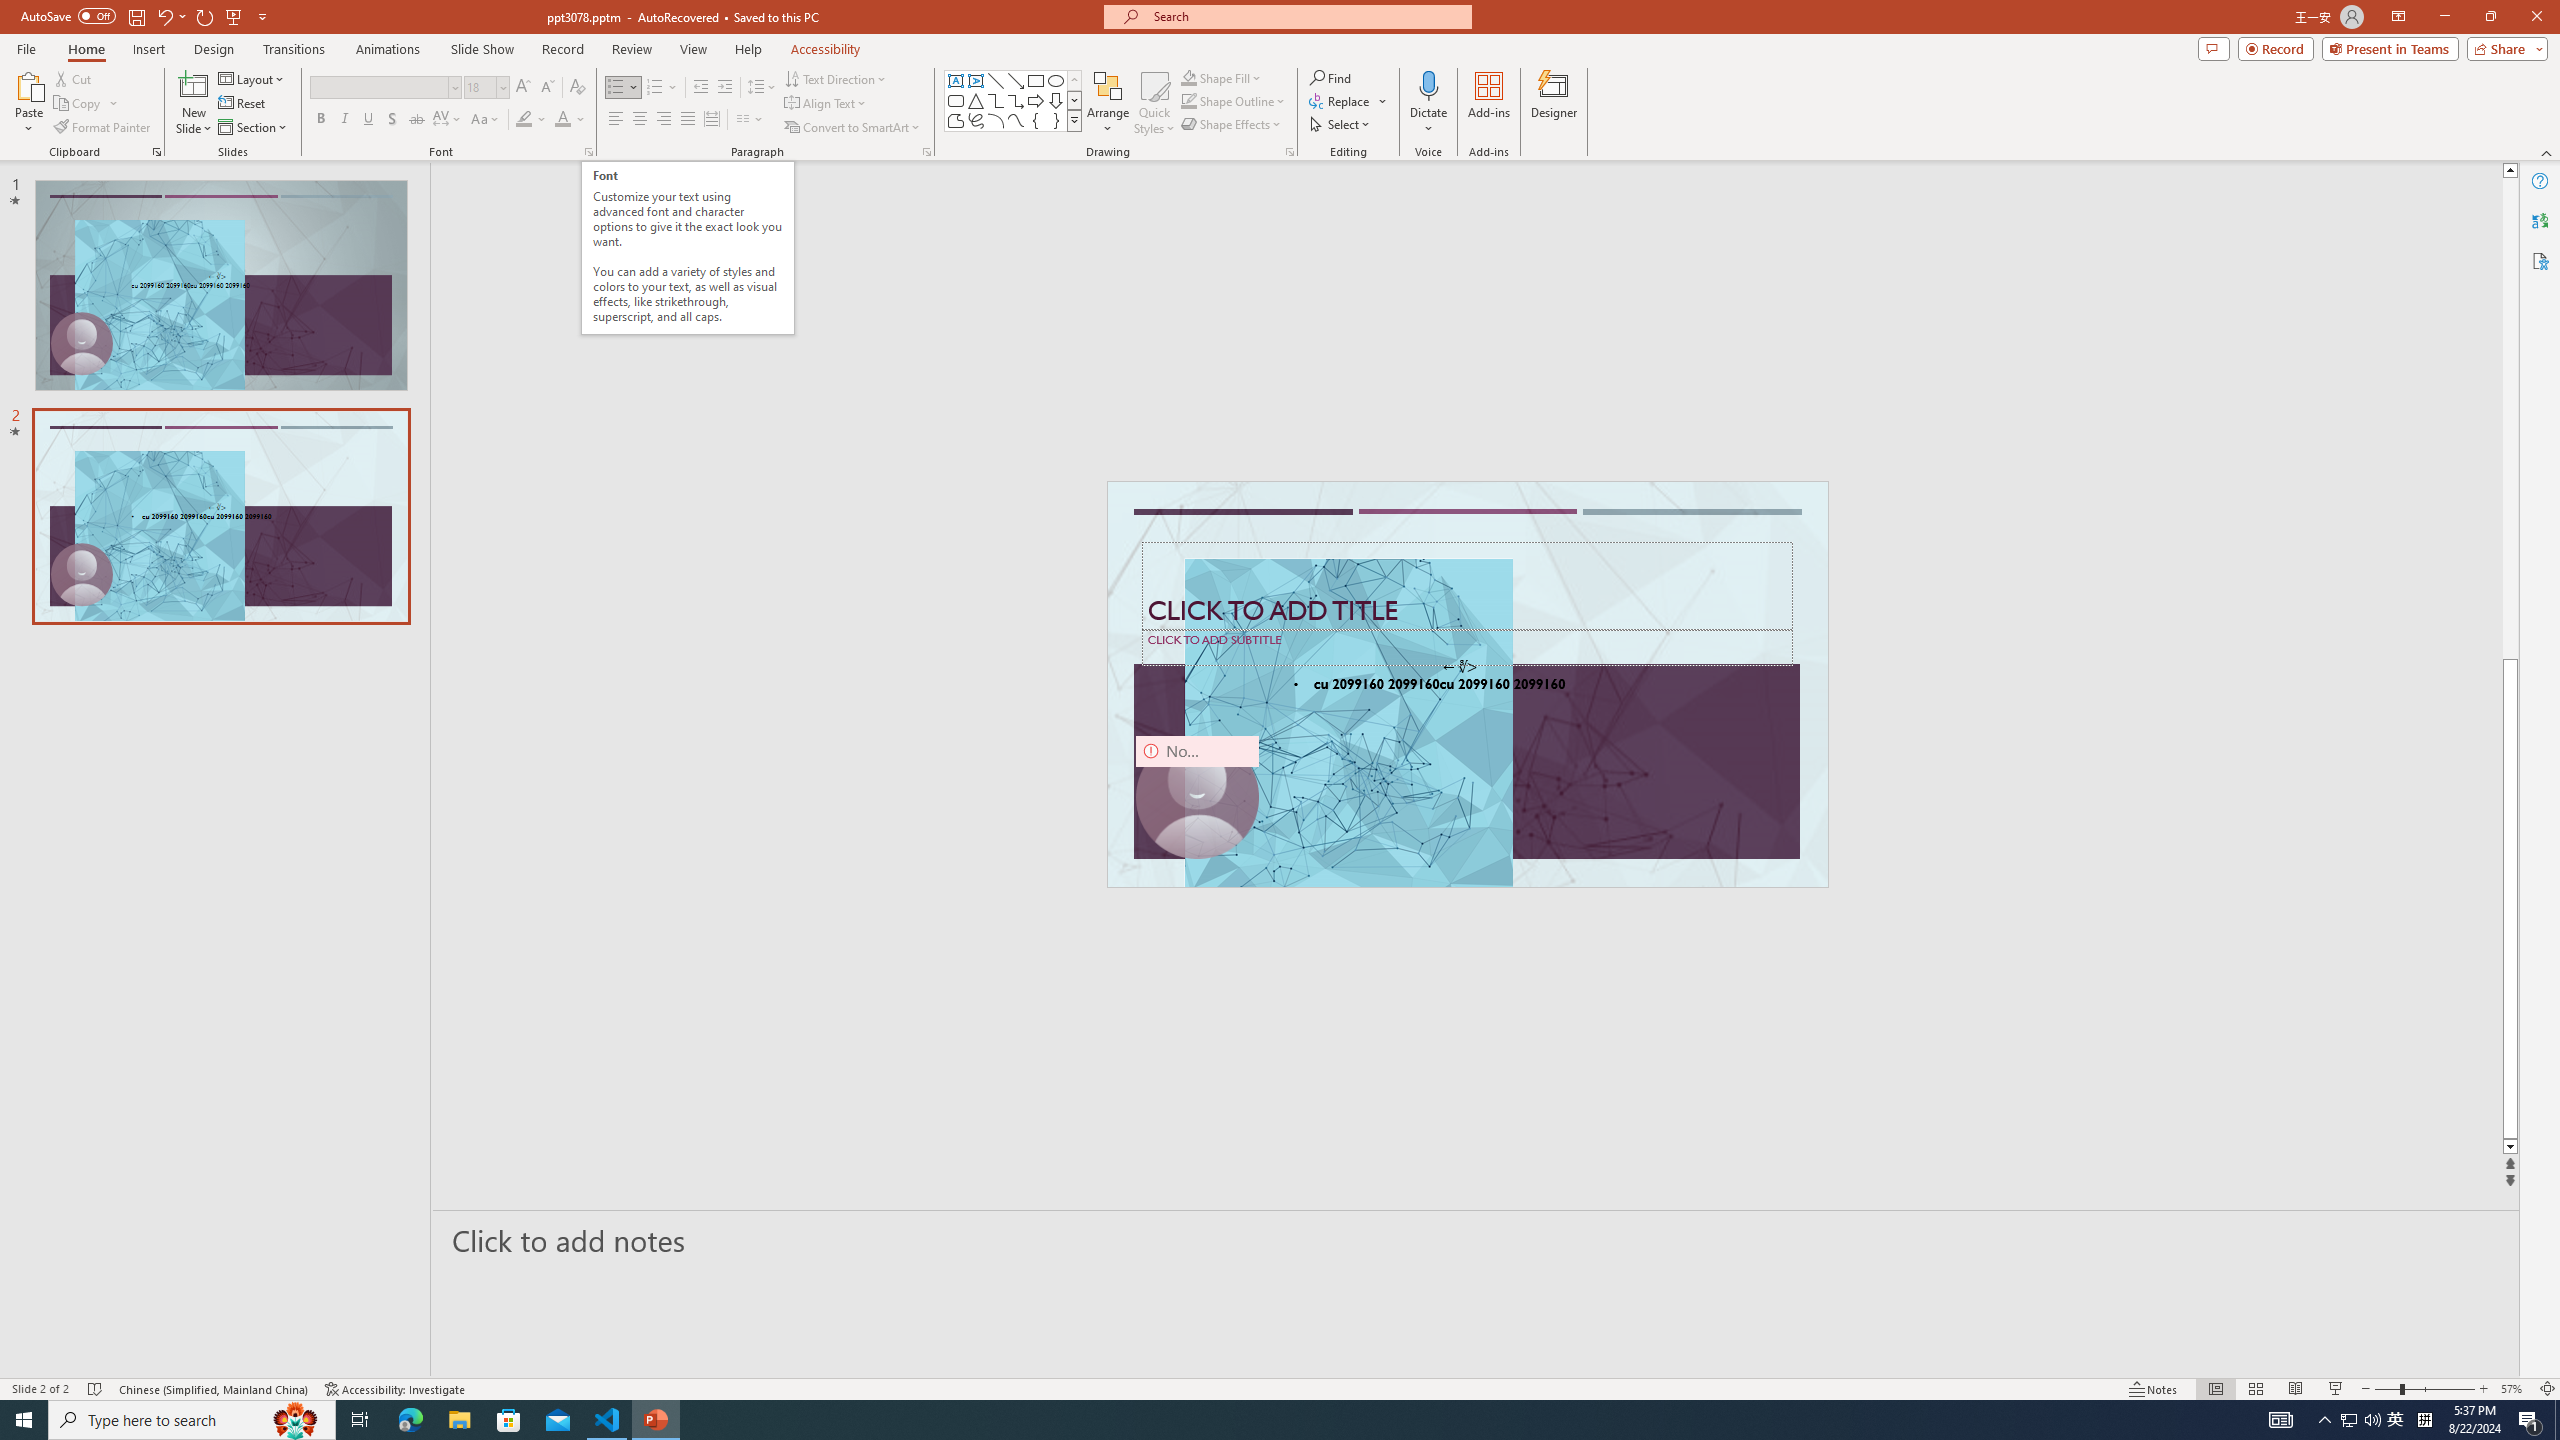 This screenshot has width=2560, height=1440. Describe the element at coordinates (2153, 1389) in the screenshot. I see `'Notes '` at that location.